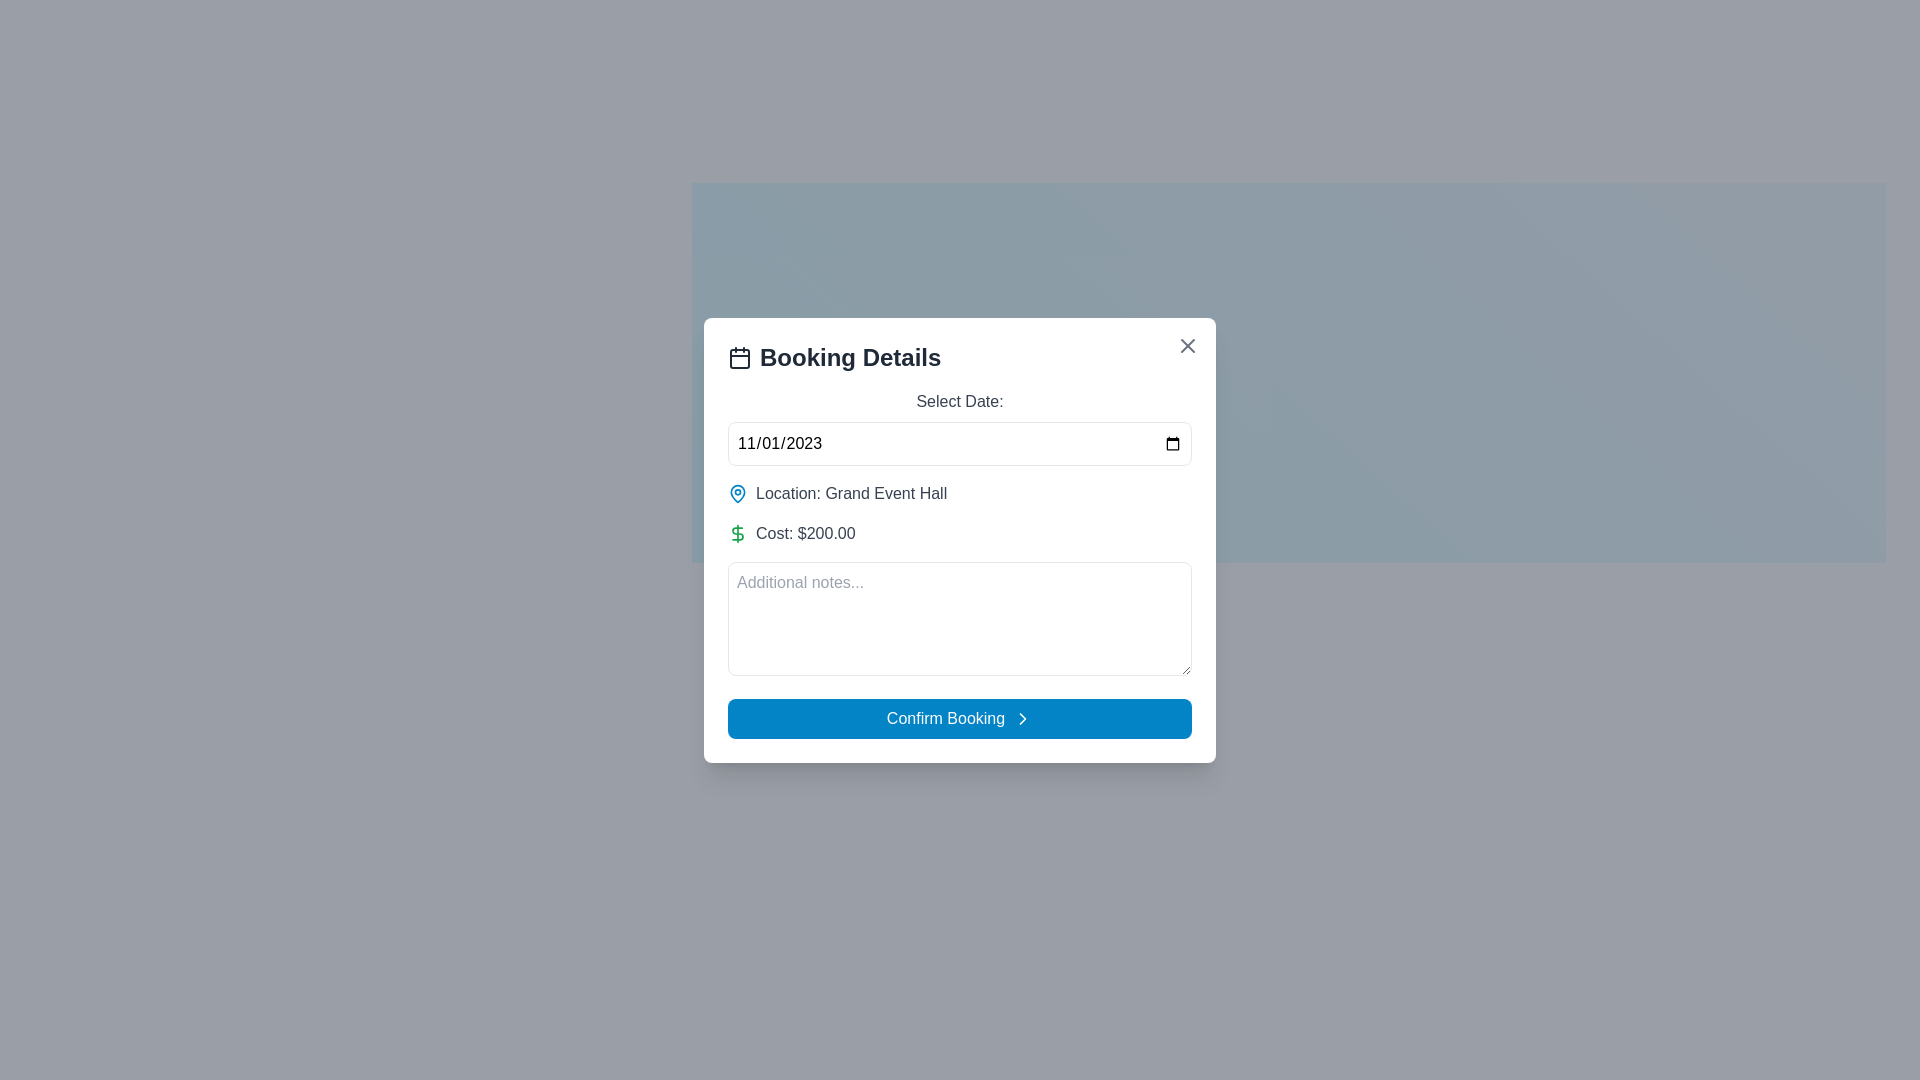  What do you see at coordinates (1188, 343) in the screenshot?
I see `the diagonal cross (X) icon in the top-right corner of the 'Booking Details' modal` at bounding box center [1188, 343].